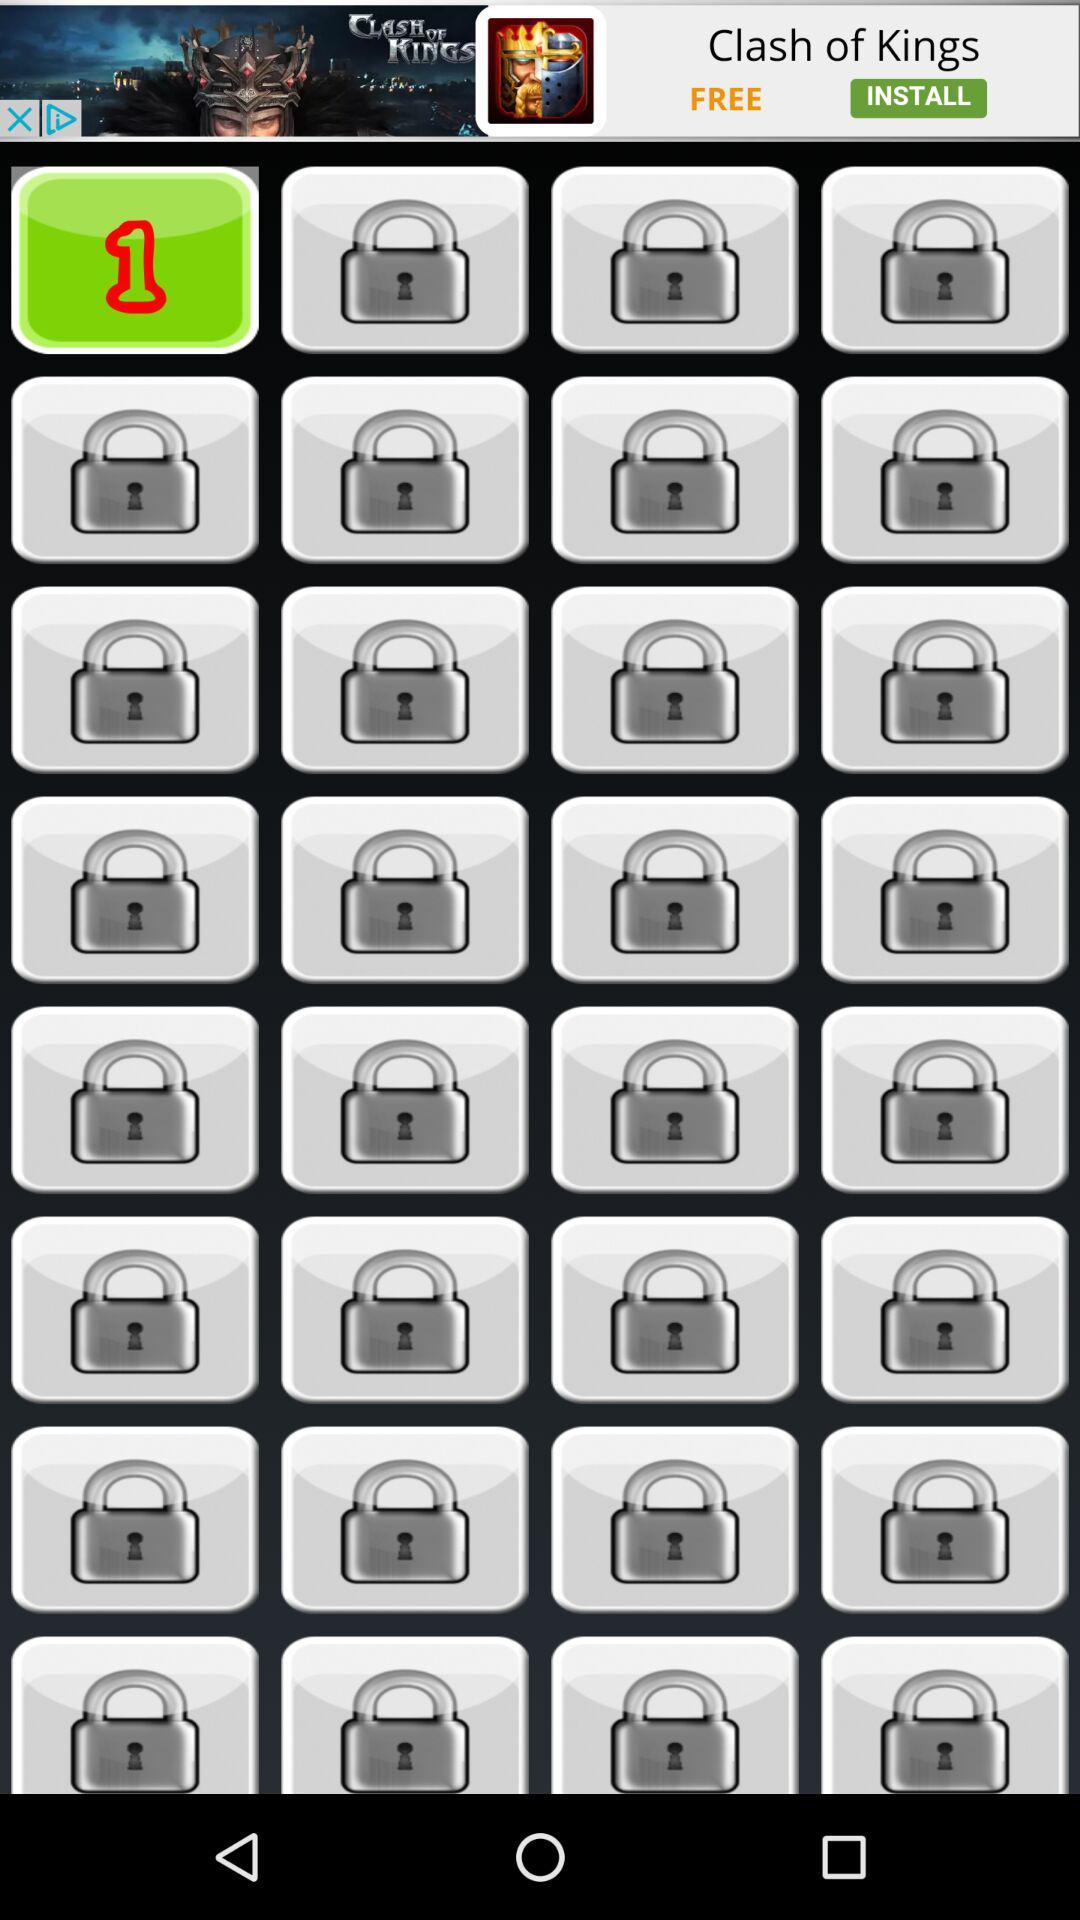 The image size is (1080, 1920). What do you see at coordinates (405, 1310) in the screenshot?
I see `select` at bounding box center [405, 1310].